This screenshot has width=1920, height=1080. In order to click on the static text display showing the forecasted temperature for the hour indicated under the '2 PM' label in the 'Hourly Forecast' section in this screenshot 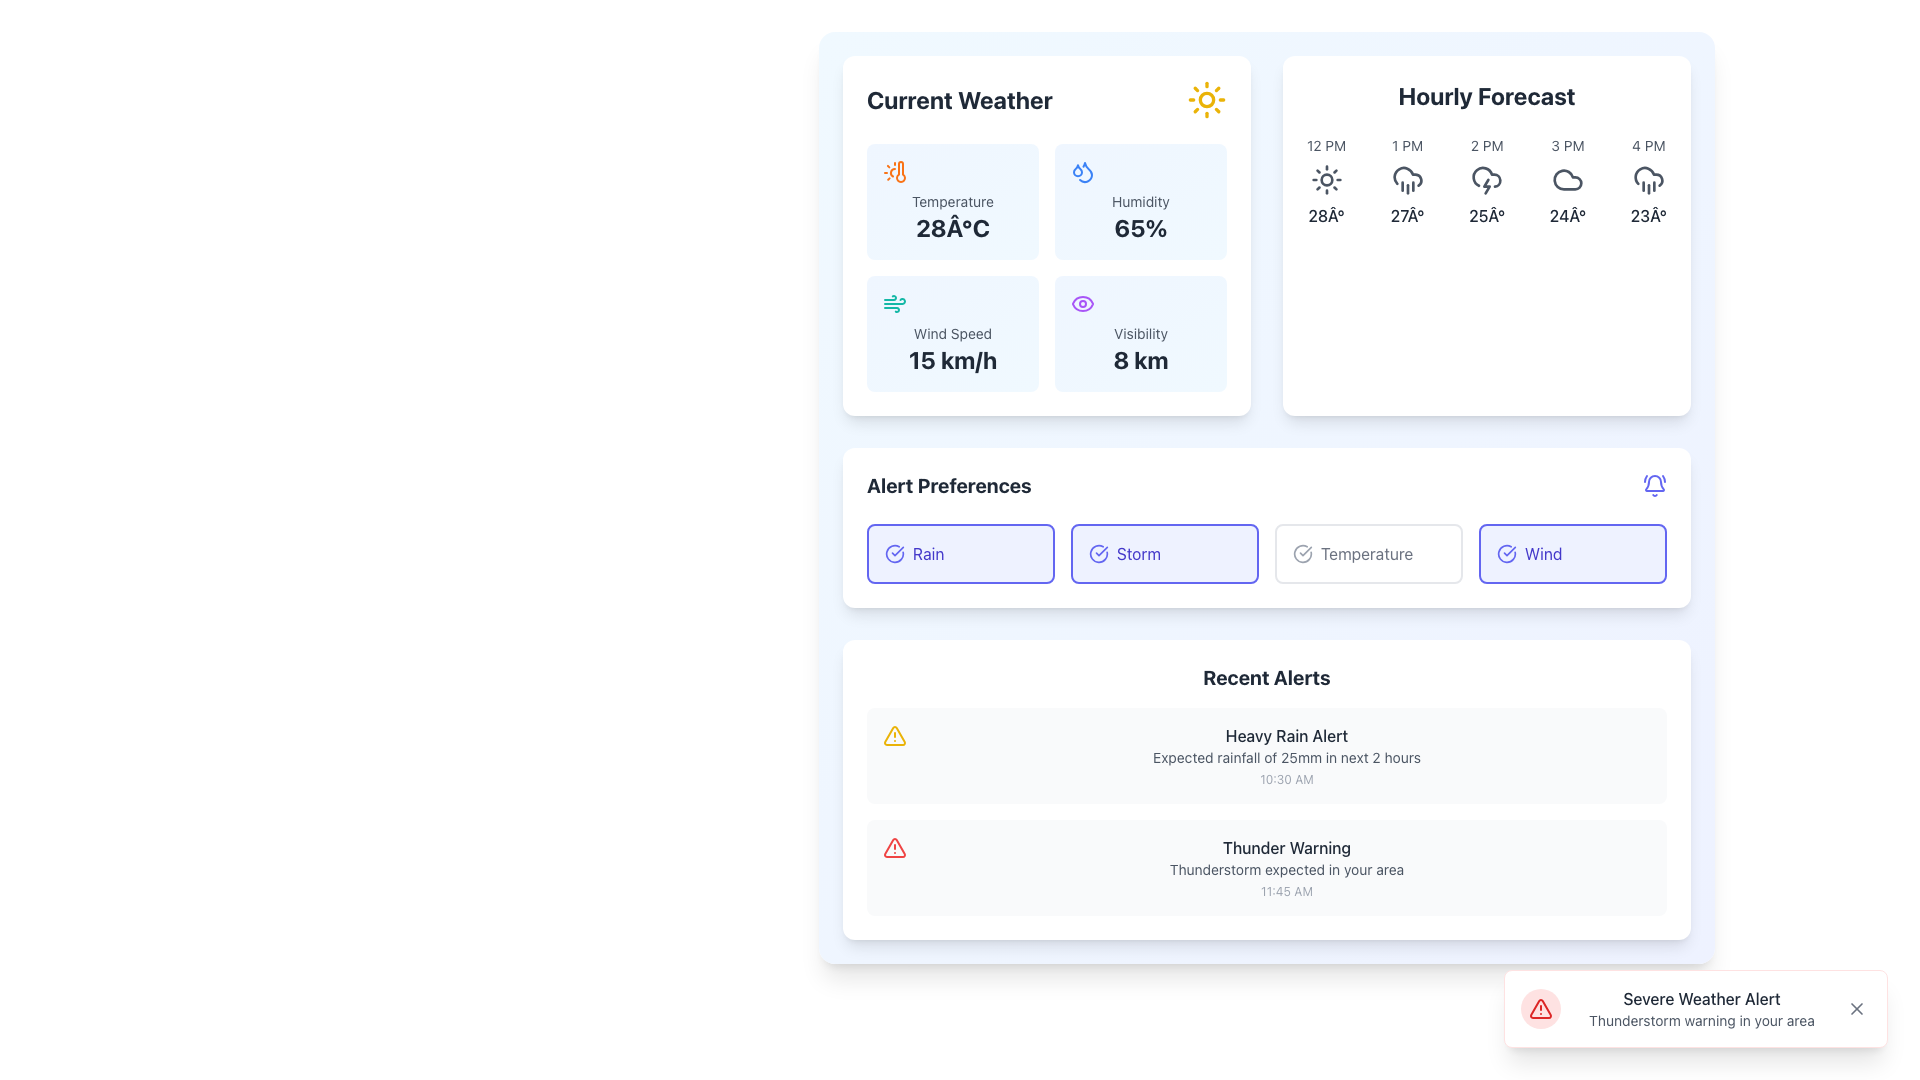, I will do `click(1487, 216)`.